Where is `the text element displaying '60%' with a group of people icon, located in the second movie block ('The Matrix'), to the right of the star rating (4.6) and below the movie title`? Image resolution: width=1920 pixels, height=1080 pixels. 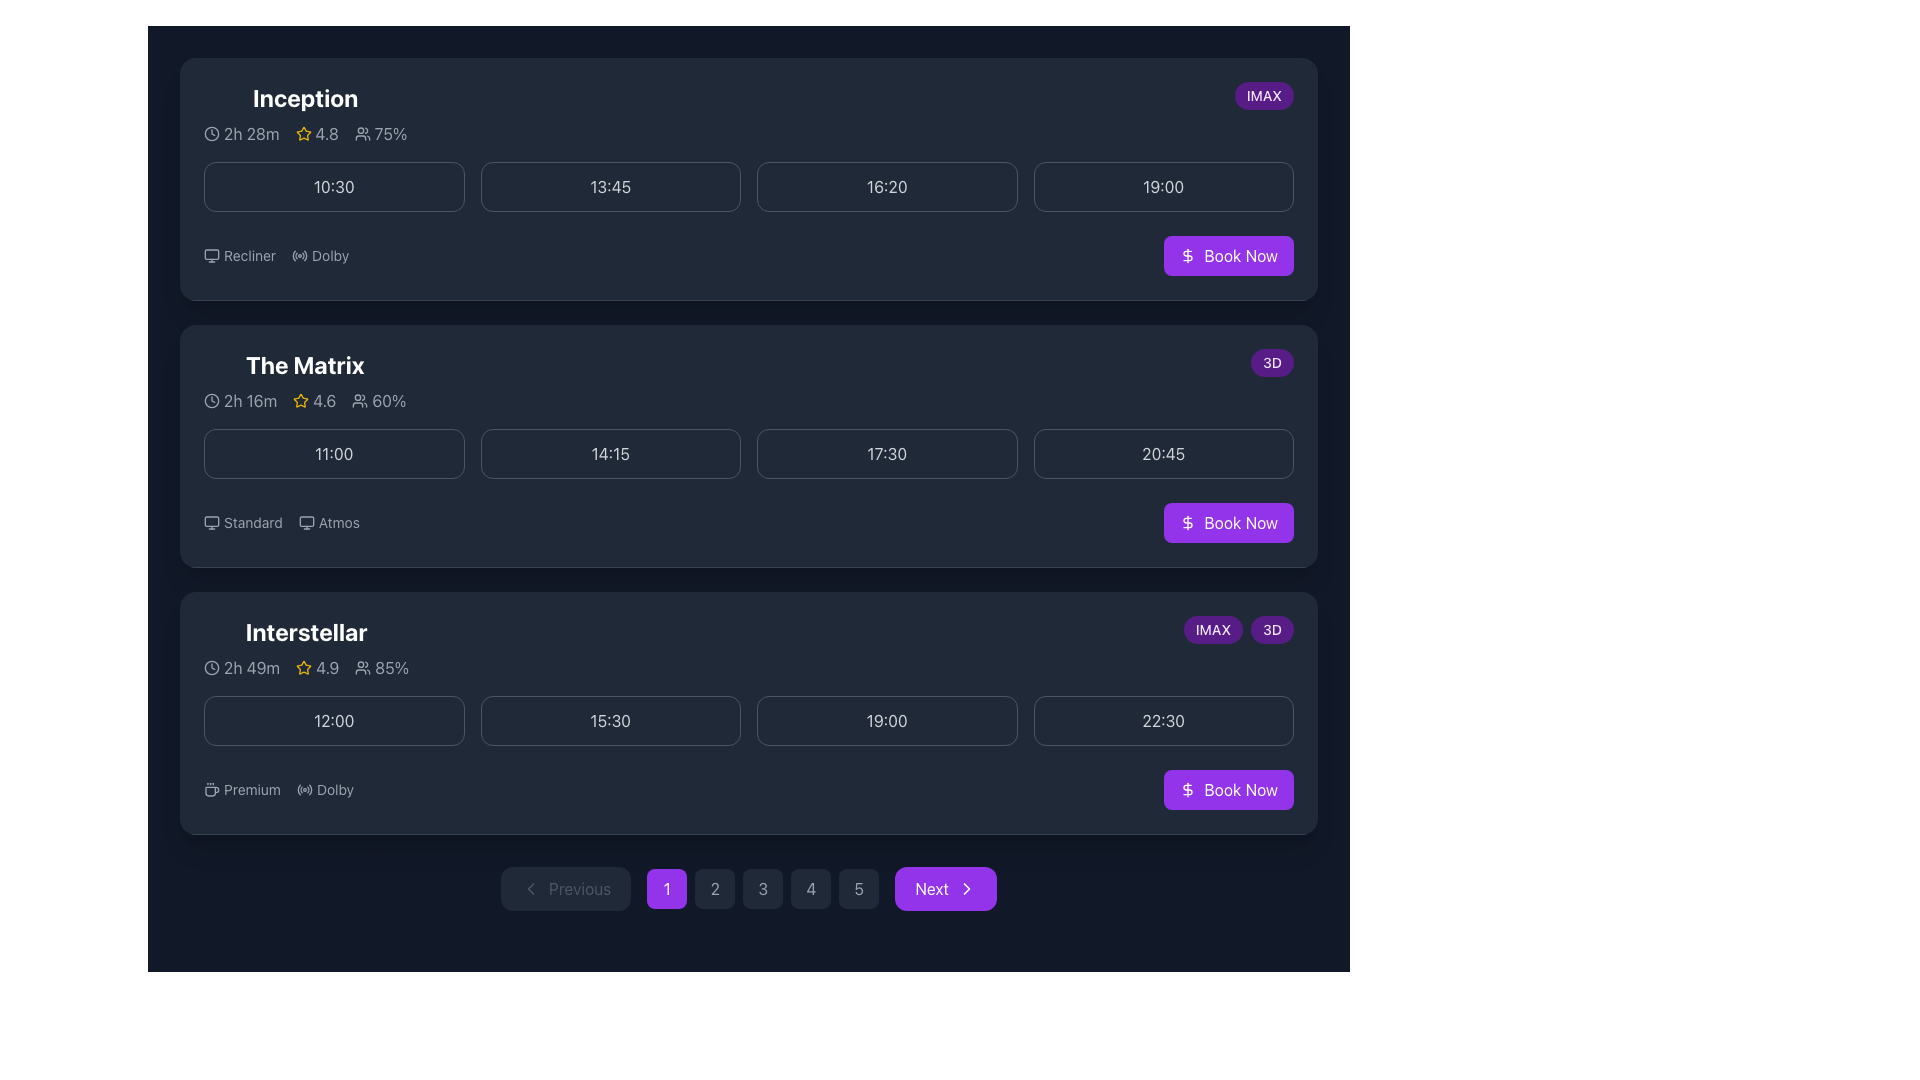 the text element displaying '60%' with a group of people icon, located in the second movie block ('The Matrix'), to the right of the star rating (4.6) and below the movie title is located at coordinates (379, 401).